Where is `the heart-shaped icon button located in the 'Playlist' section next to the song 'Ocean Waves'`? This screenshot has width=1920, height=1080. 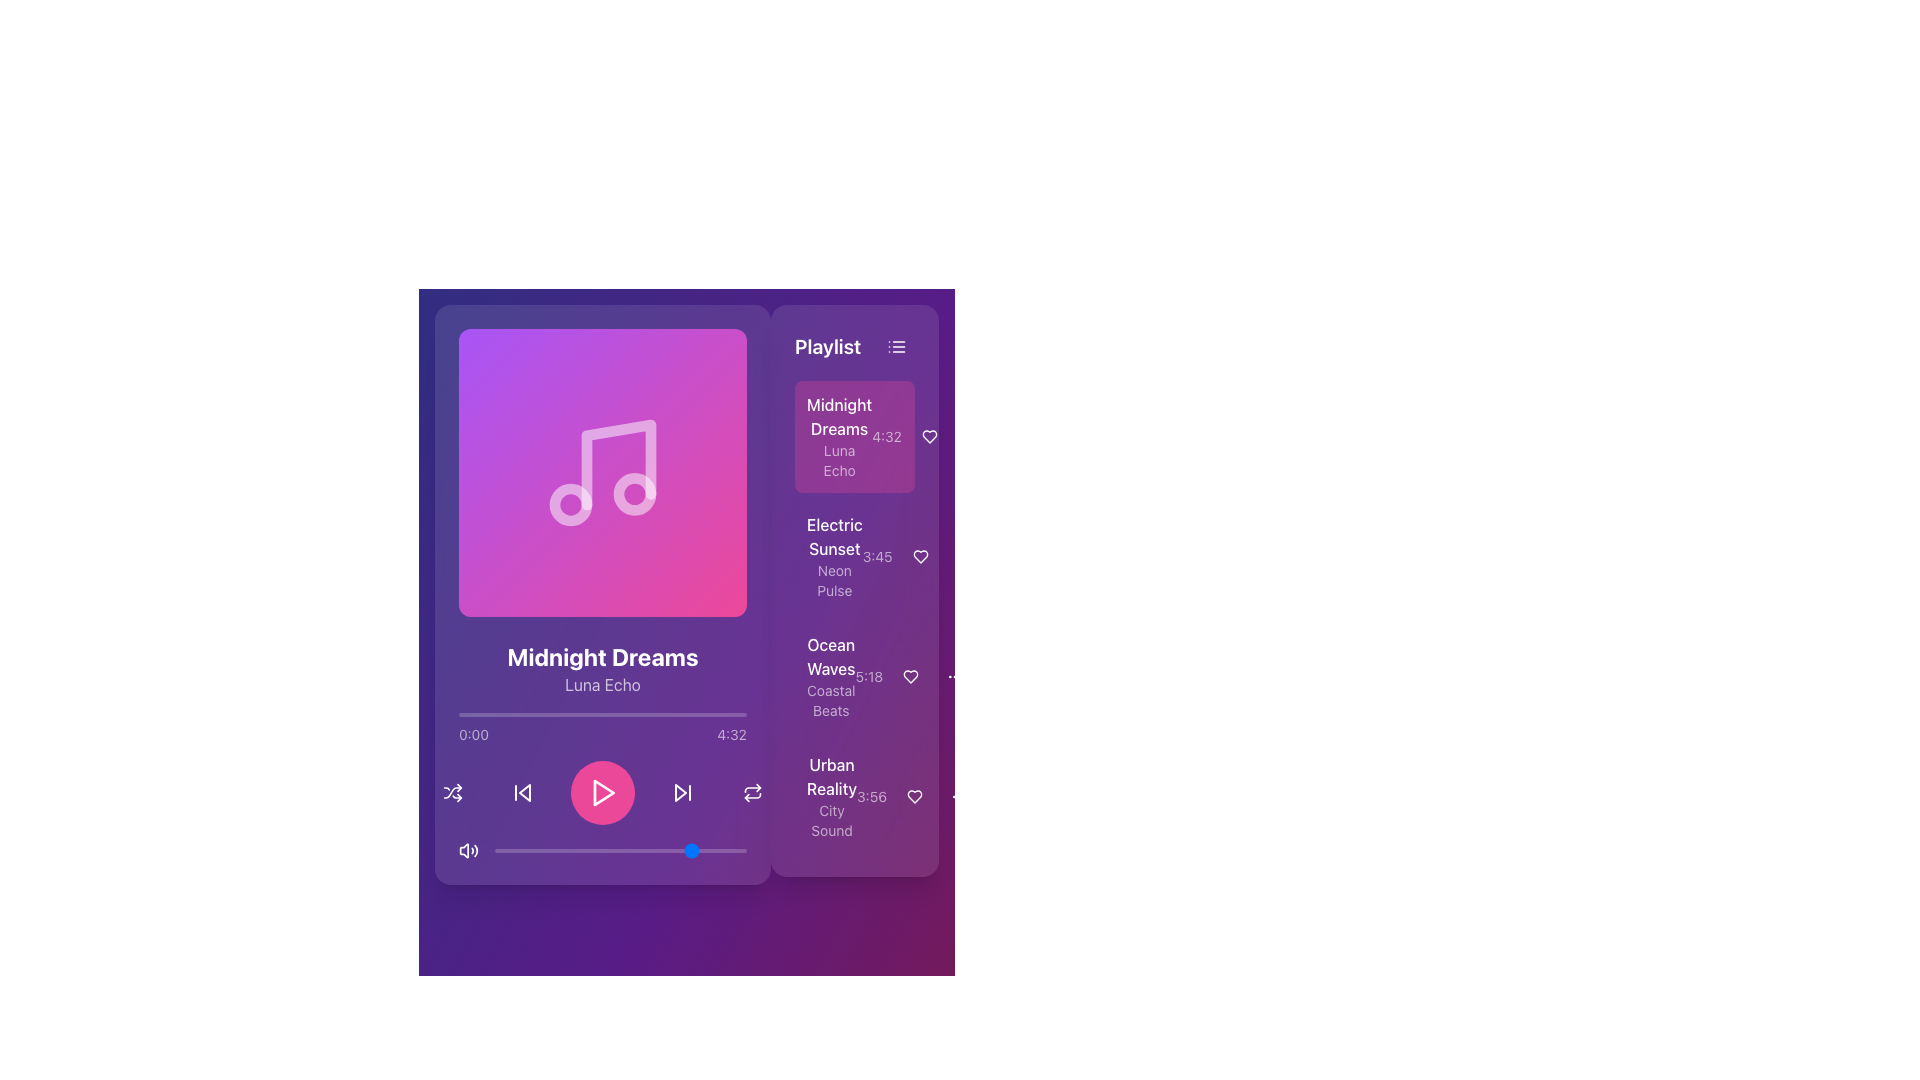 the heart-shaped icon button located in the 'Playlist' section next to the song 'Ocean Waves' is located at coordinates (910, 676).